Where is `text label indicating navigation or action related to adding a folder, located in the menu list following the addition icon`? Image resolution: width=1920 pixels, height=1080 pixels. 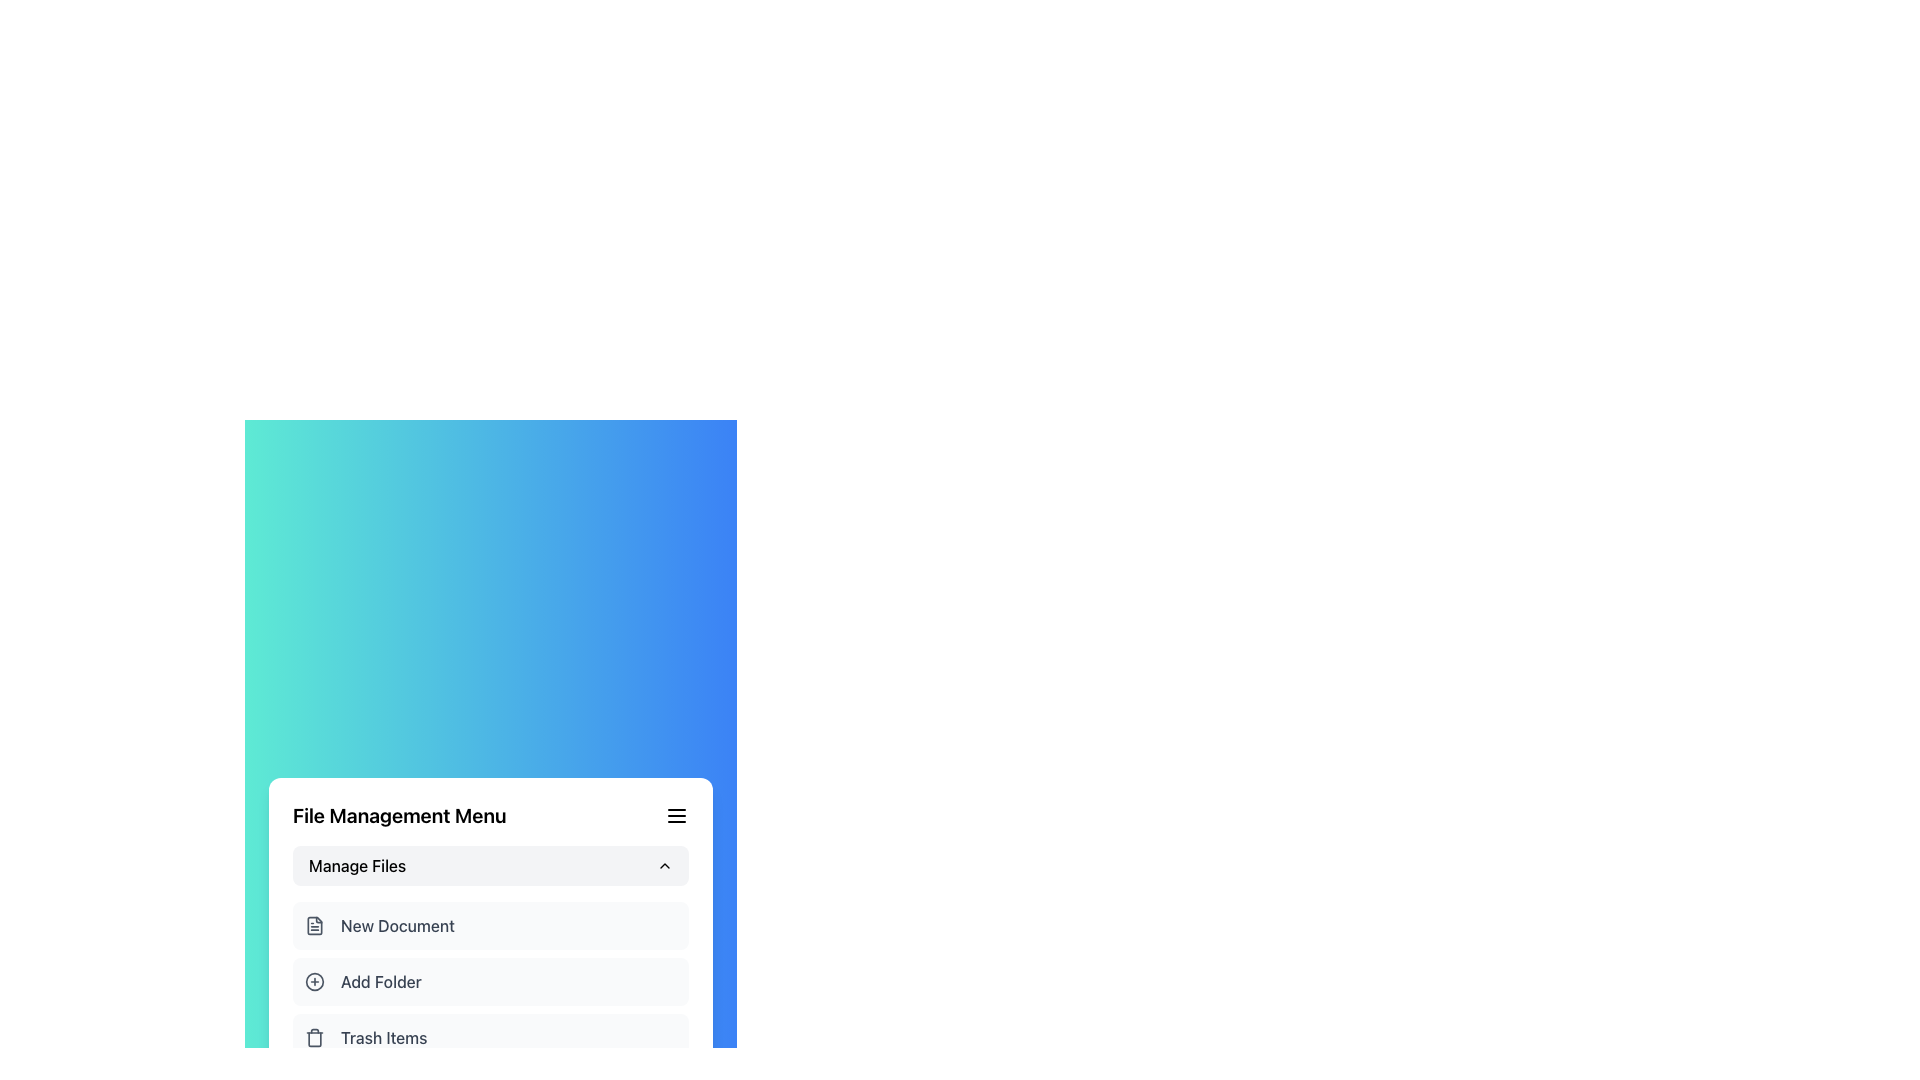
text label indicating navigation or action related to adding a folder, located in the menu list following the addition icon is located at coordinates (381, 981).